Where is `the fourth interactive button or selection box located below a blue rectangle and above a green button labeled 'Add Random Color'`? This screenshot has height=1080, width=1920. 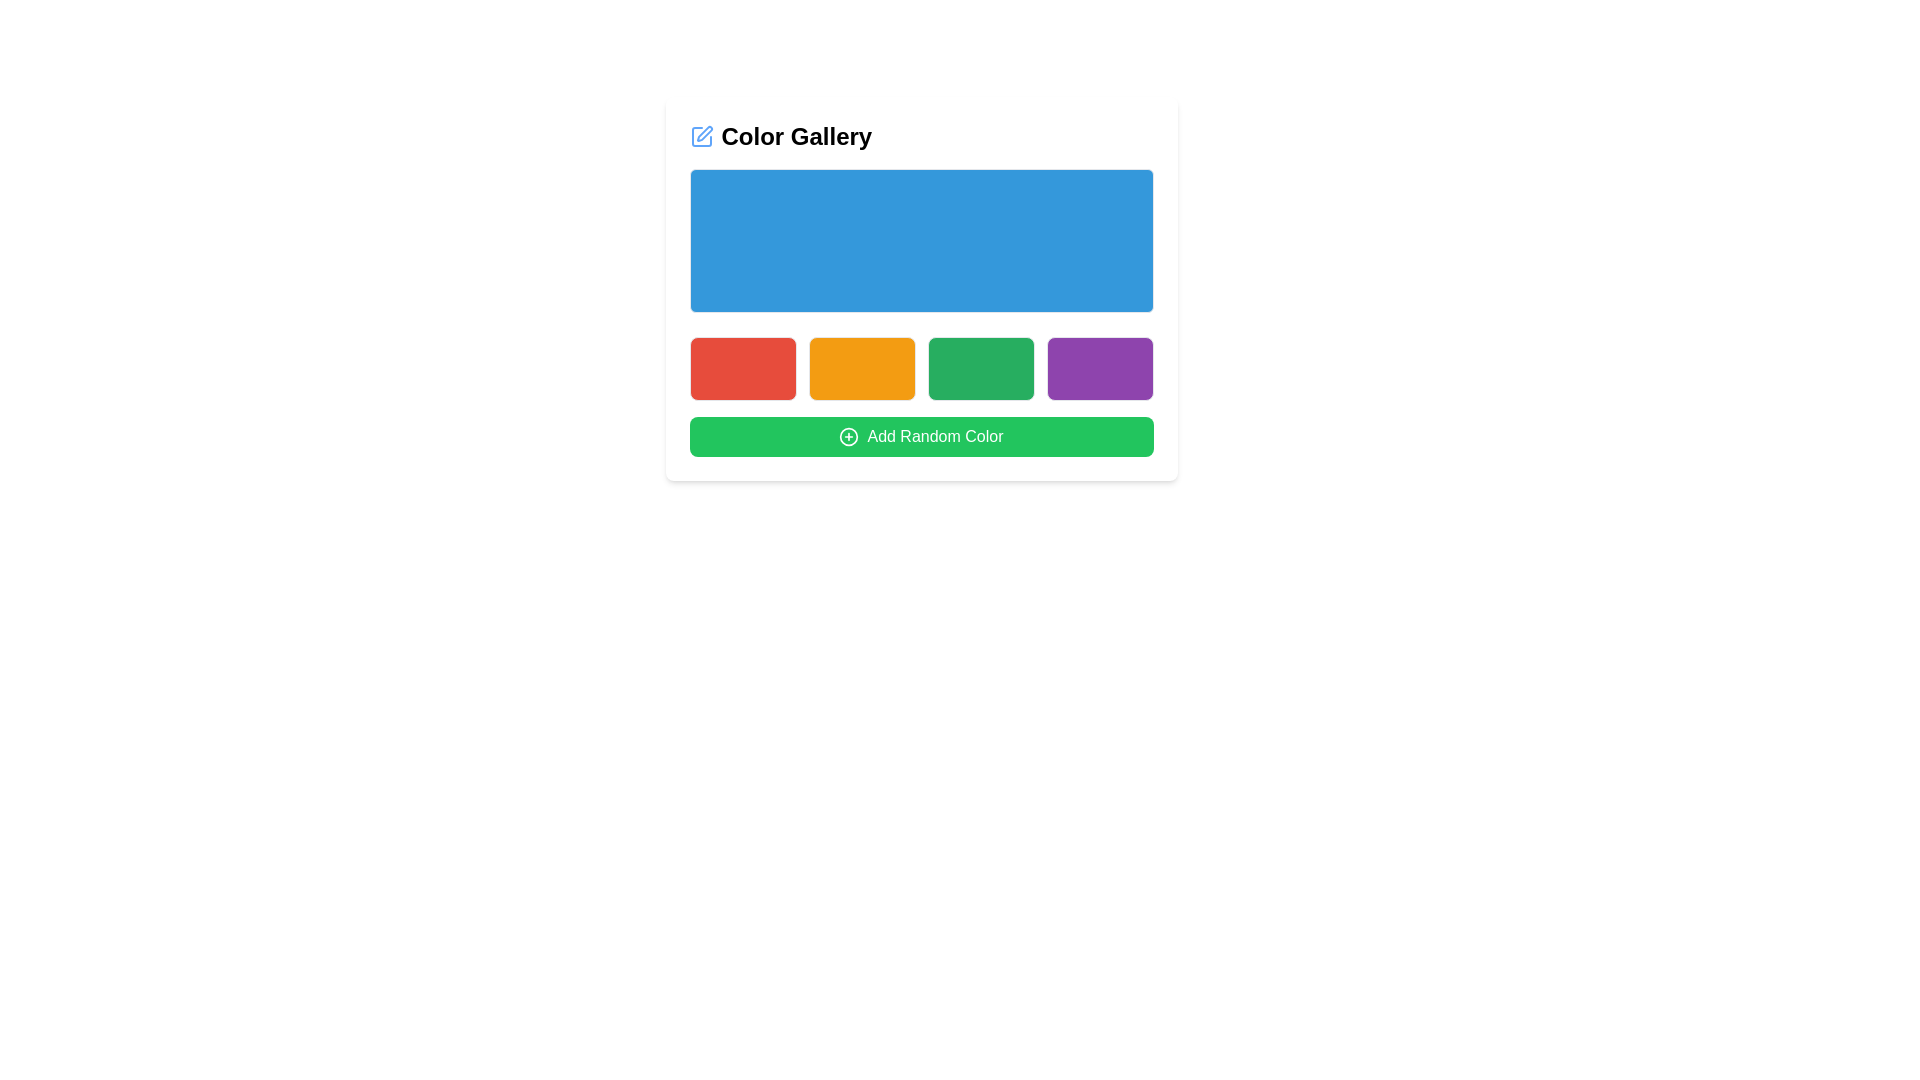
the fourth interactive button or selection box located below a blue rectangle and above a green button labeled 'Add Random Color' is located at coordinates (1098, 369).